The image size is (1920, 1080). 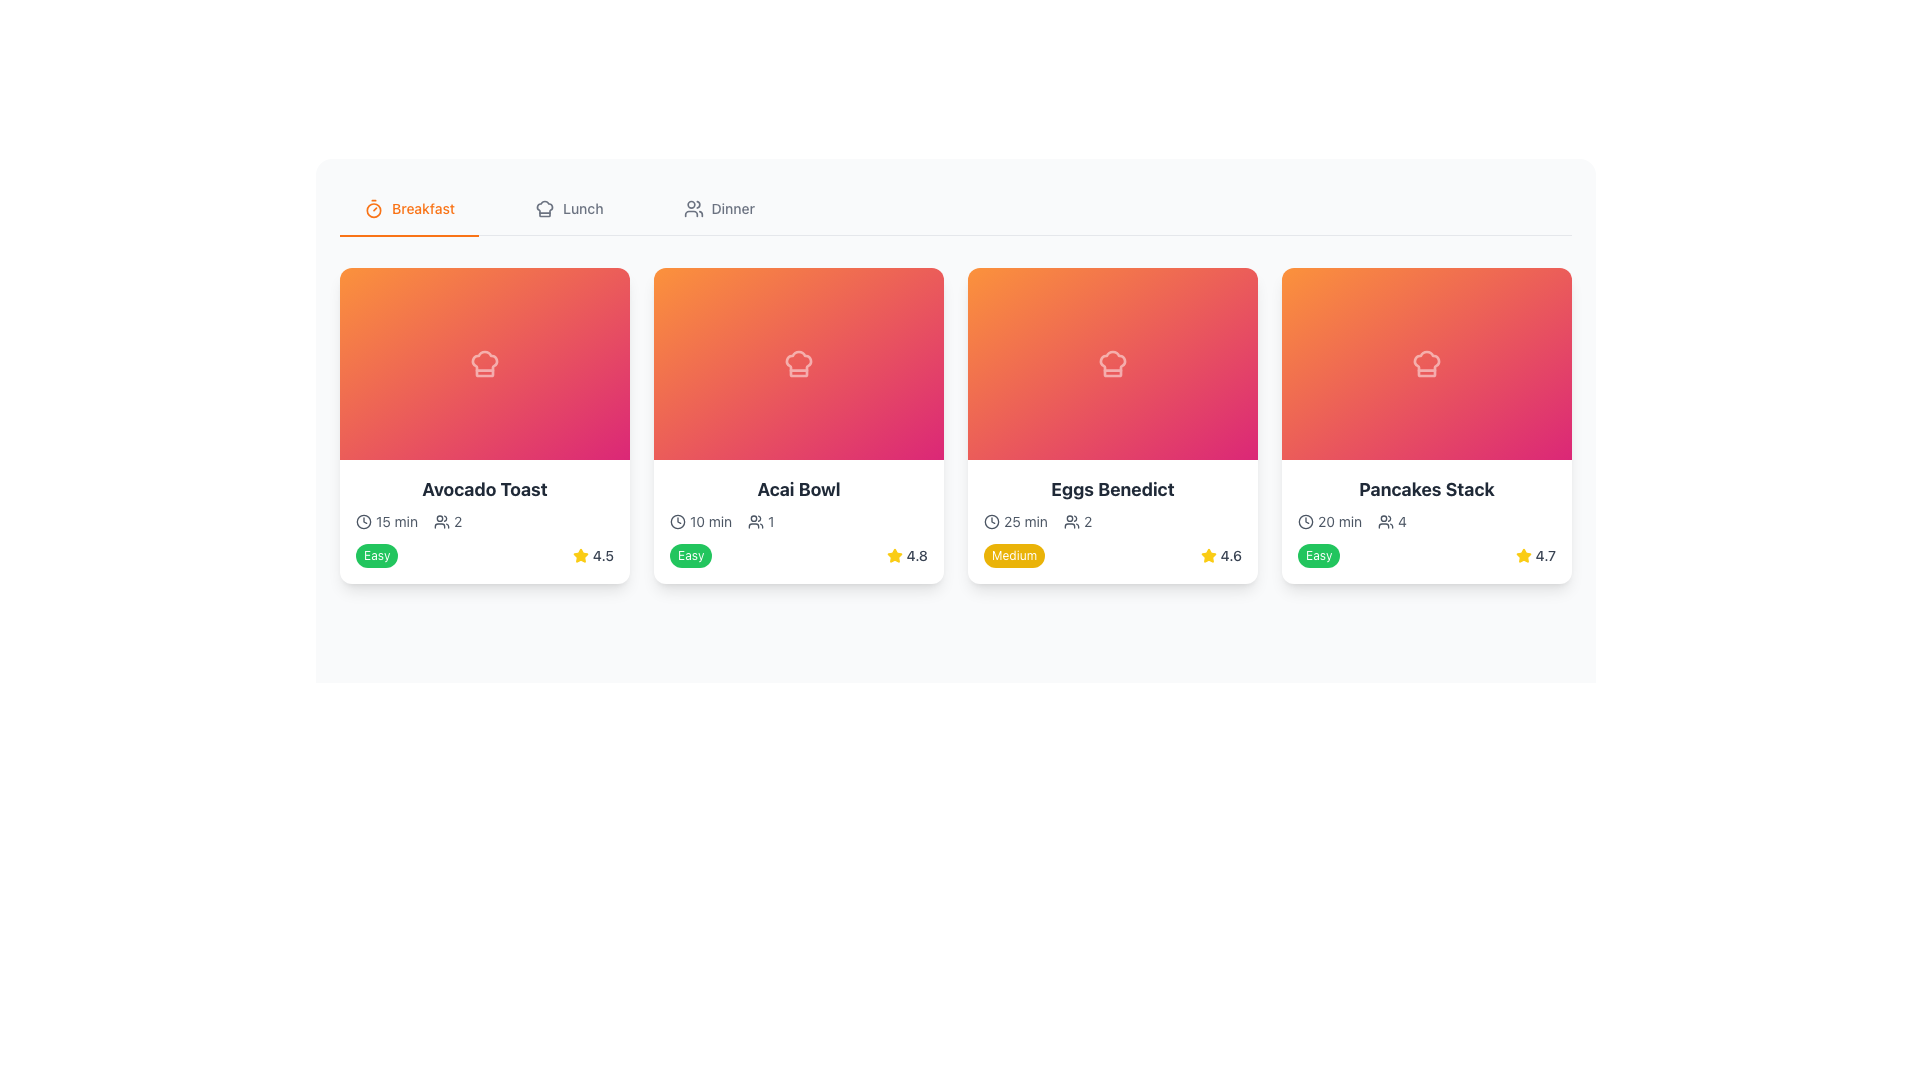 I want to click on the star-shaped icon with a golden yellow fill, located in the second card labeled 'Acai Bowl' next to the number 4.8, indicating a rating, so click(x=893, y=555).